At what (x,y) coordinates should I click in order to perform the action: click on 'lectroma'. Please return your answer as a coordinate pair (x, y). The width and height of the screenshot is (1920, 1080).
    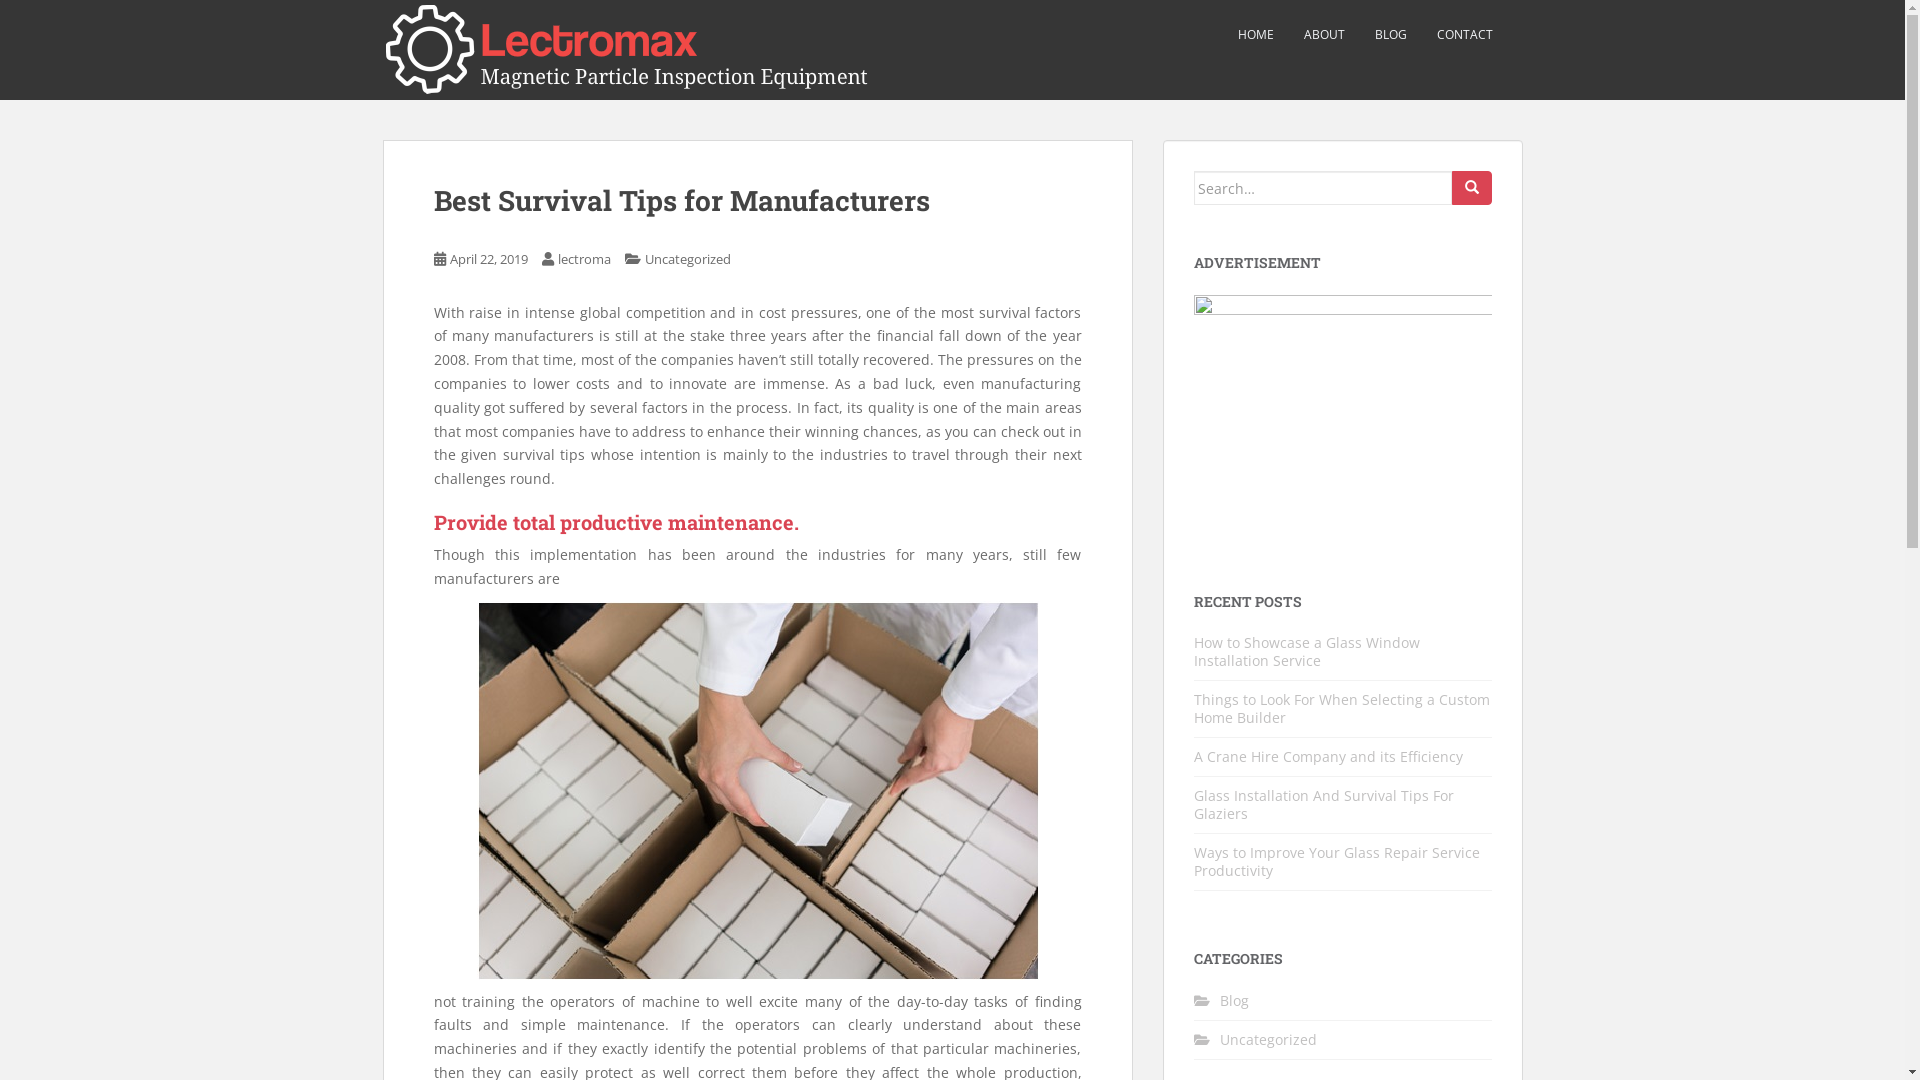
    Looking at the image, I should click on (583, 257).